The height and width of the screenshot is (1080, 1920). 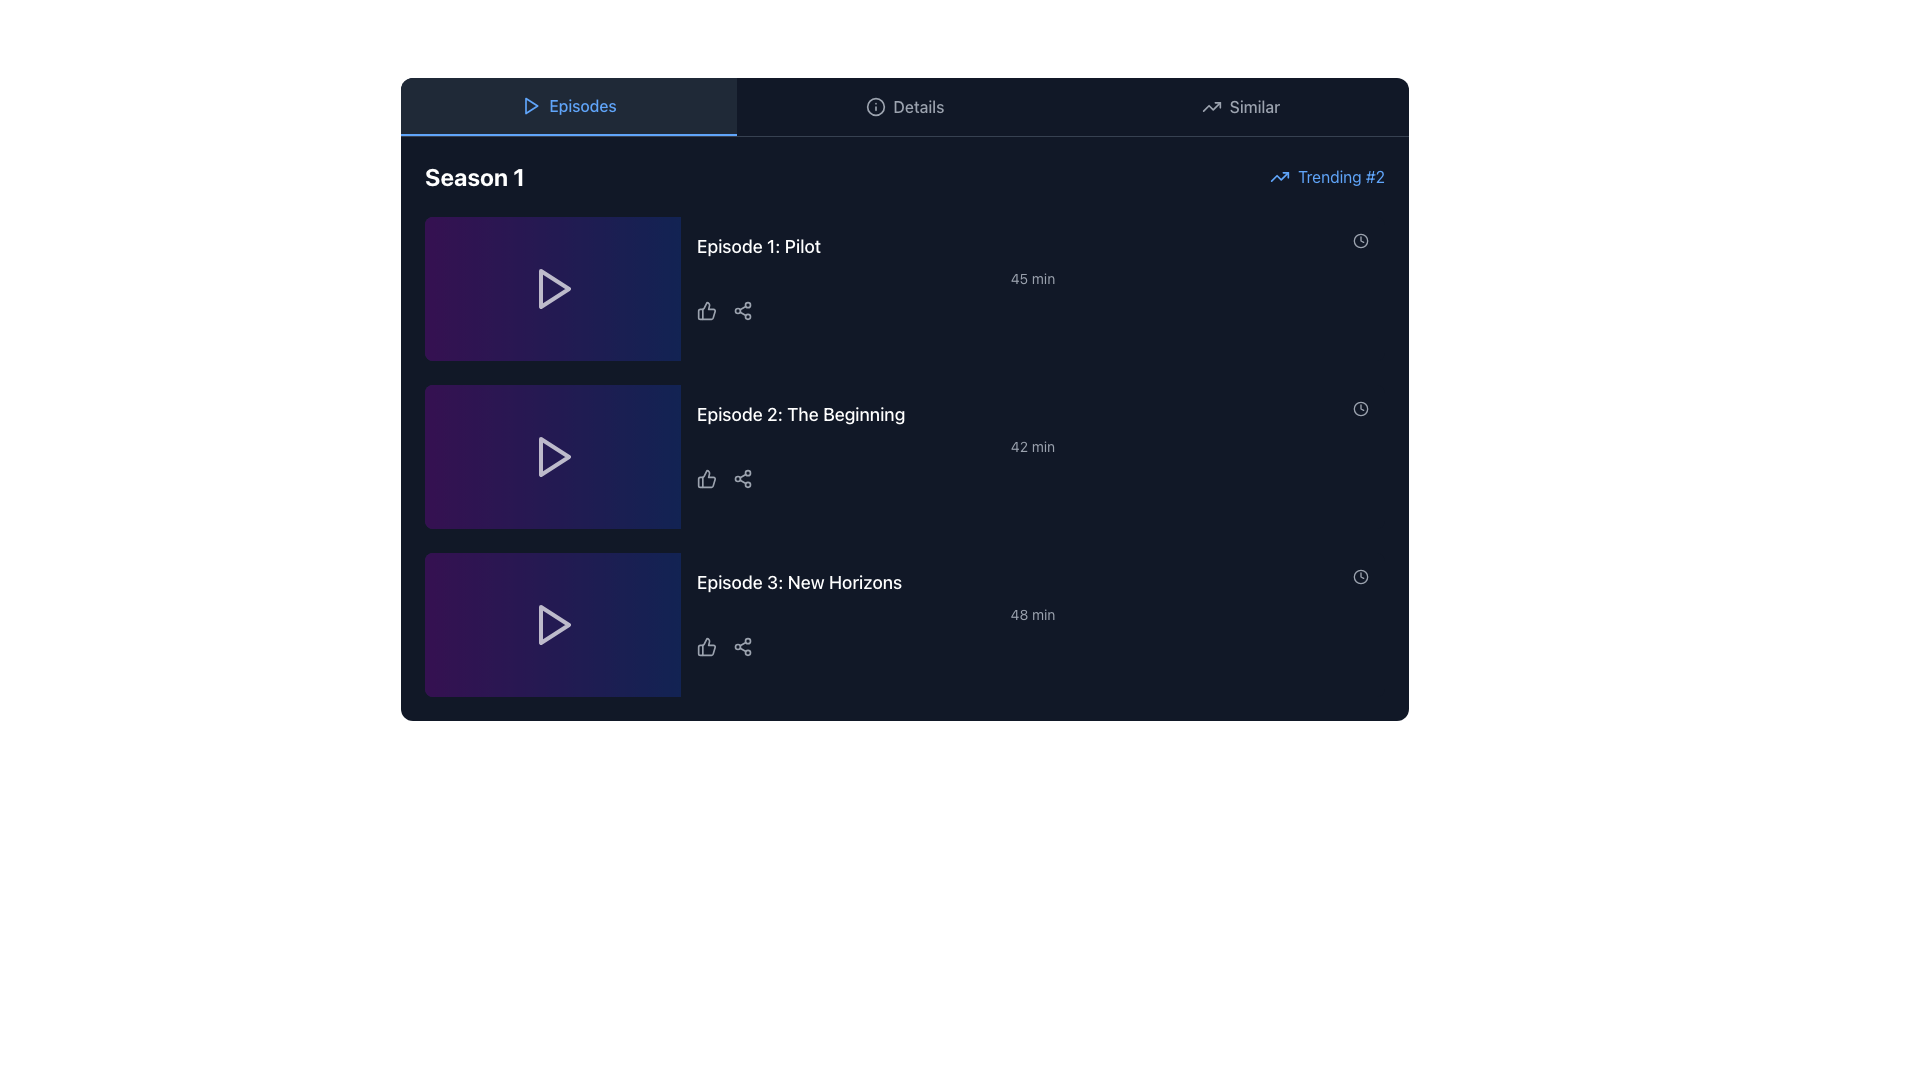 What do you see at coordinates (742, 478) in the screenshot?
I see `the share icon button, which is represented as three connected circular nodes and is located to the right of the text 'Episode 2: The Beginning'` at bounding box center [742, 478].